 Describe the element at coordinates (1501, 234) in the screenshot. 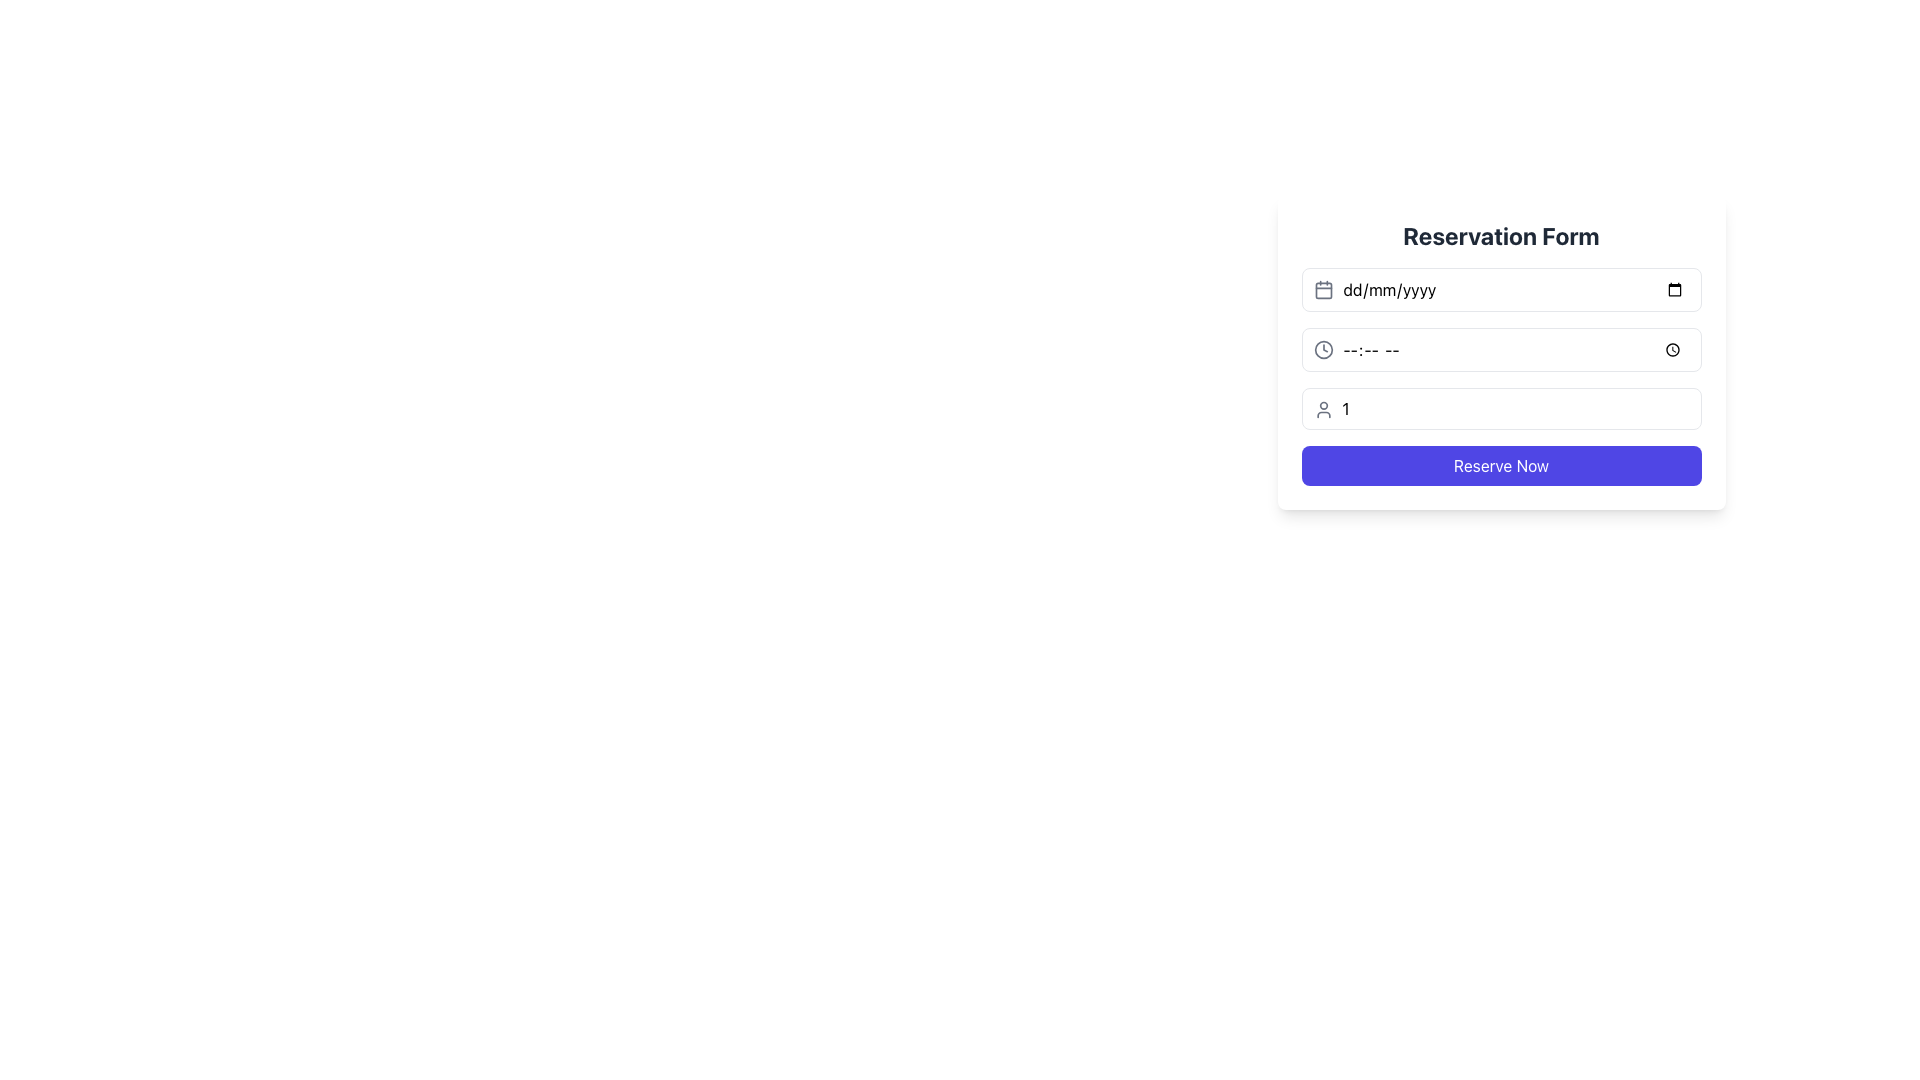

I see `the title text of the 'Reservation Form', which provides context for the form's purpose` at that location.